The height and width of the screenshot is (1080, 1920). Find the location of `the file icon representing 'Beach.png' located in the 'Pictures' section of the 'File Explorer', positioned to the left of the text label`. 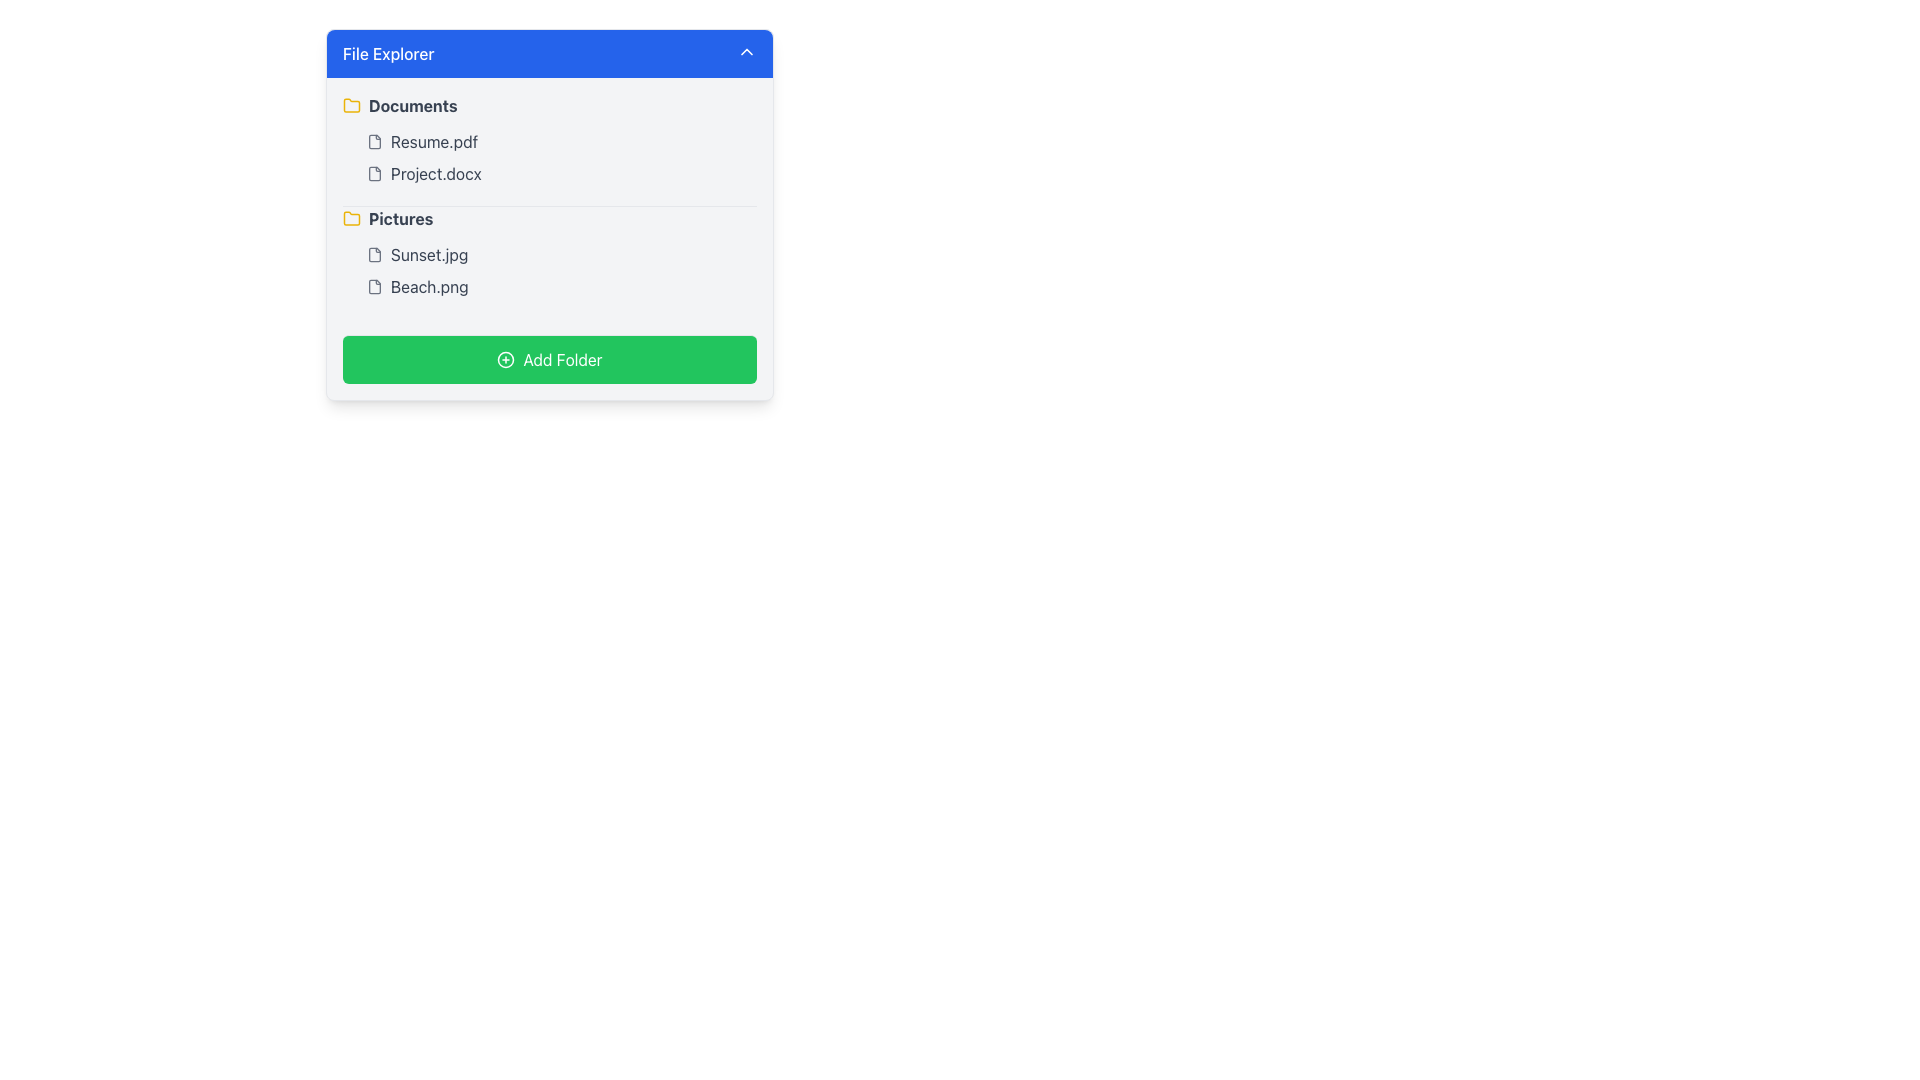

the file icon representing 'Beach.png' located in the 'Pictures' section of the 'File Explorer', positioned to the left of the text label is located at coordinates (374, 286).